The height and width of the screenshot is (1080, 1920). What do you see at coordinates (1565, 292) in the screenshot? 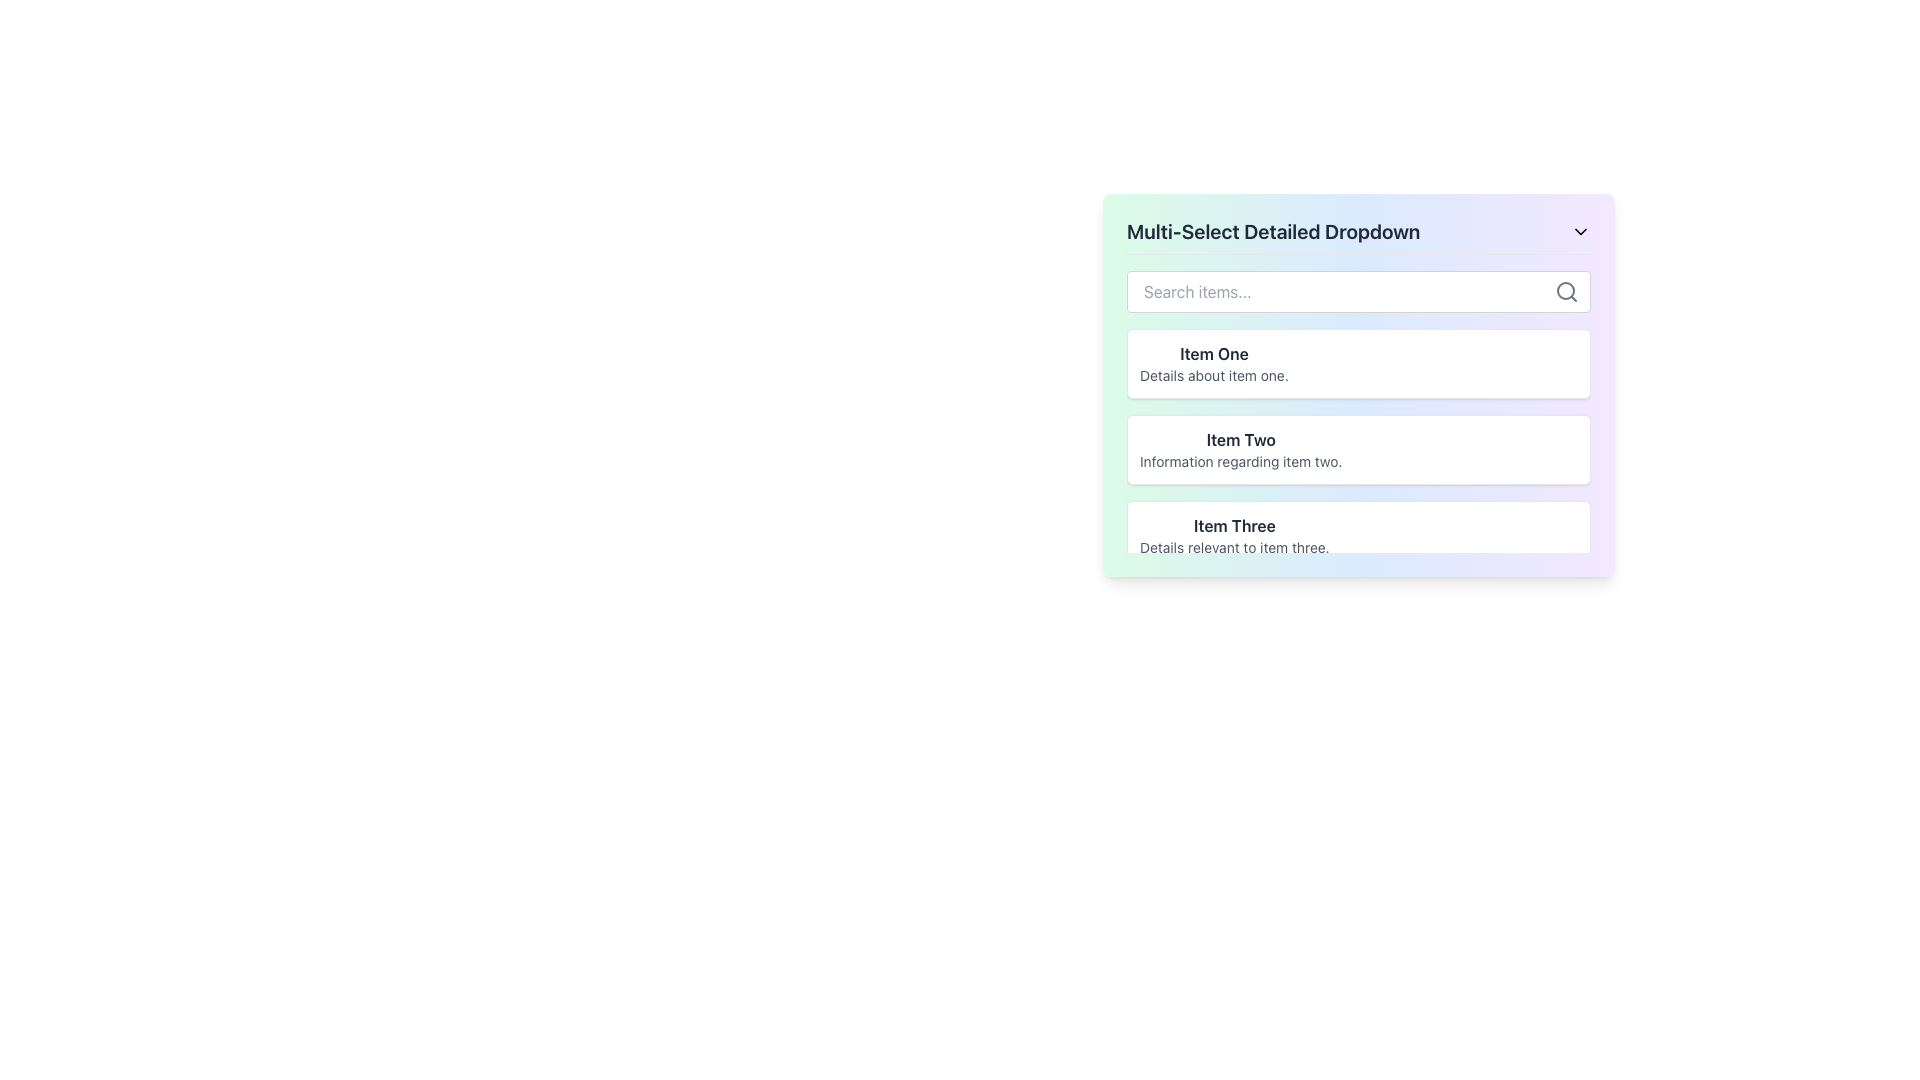
I see `the magnifying glass icon located inside the search input component` at bounding box center [1565, 292].